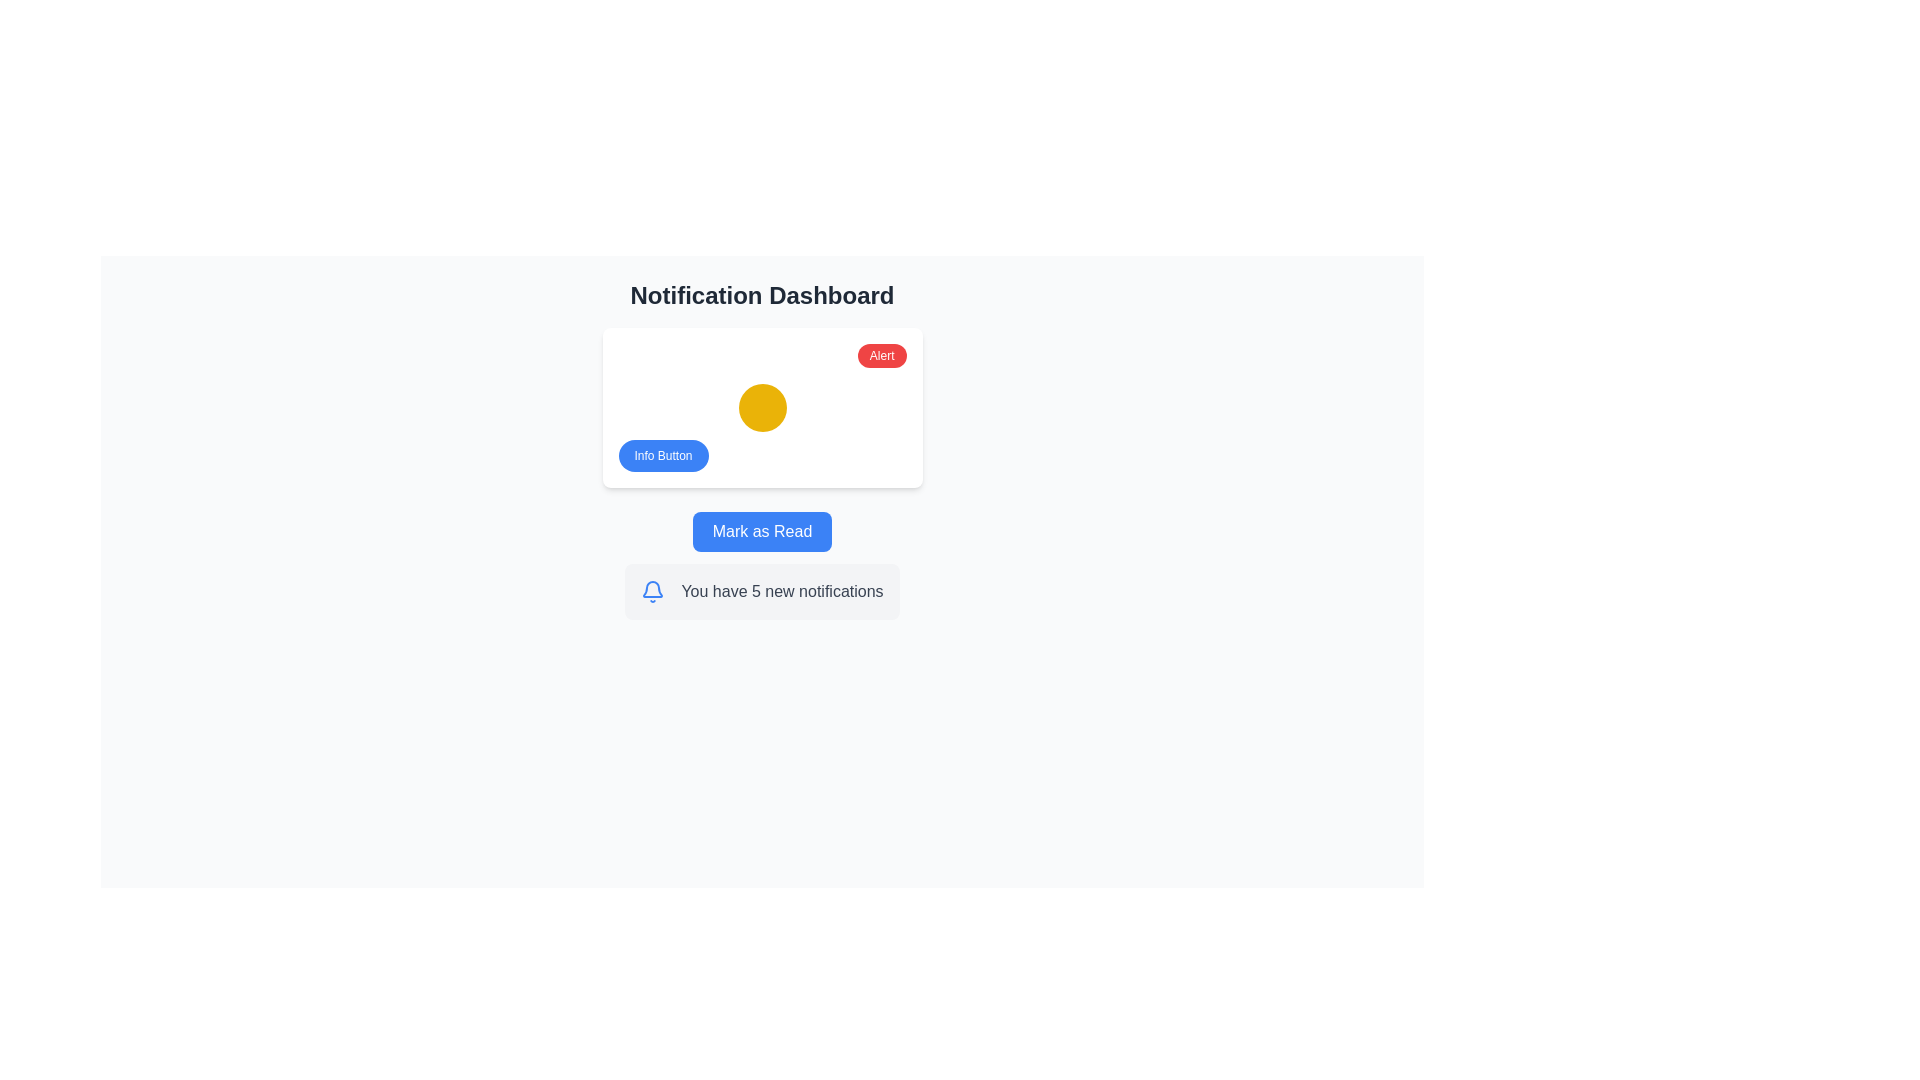  I want to click on the 'Mark as Read' button in the notification area displaying 'You have 5 new notifications' to read the notification message, so click(761, 566).